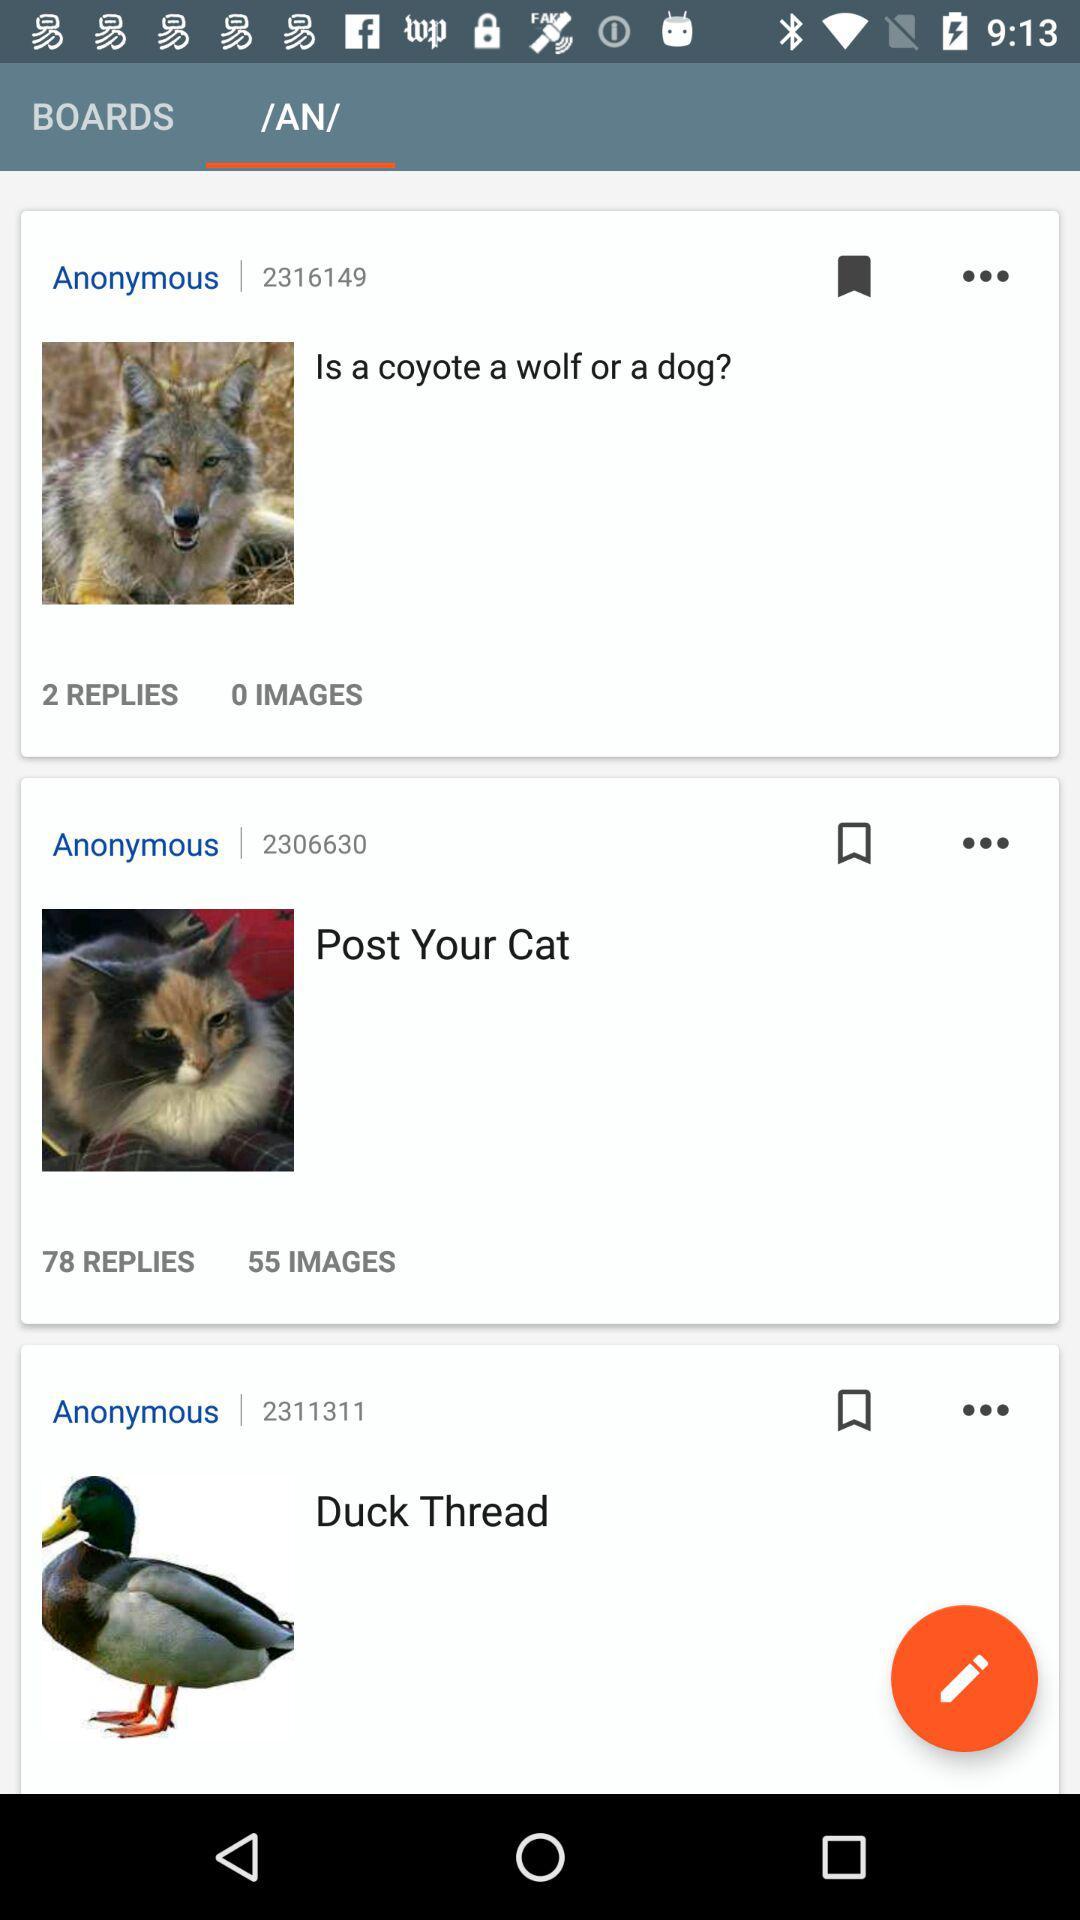  What do you see at coordinates (963, 1678) in the screenshot?
I see `edit` at bounding box center [963, 1678].